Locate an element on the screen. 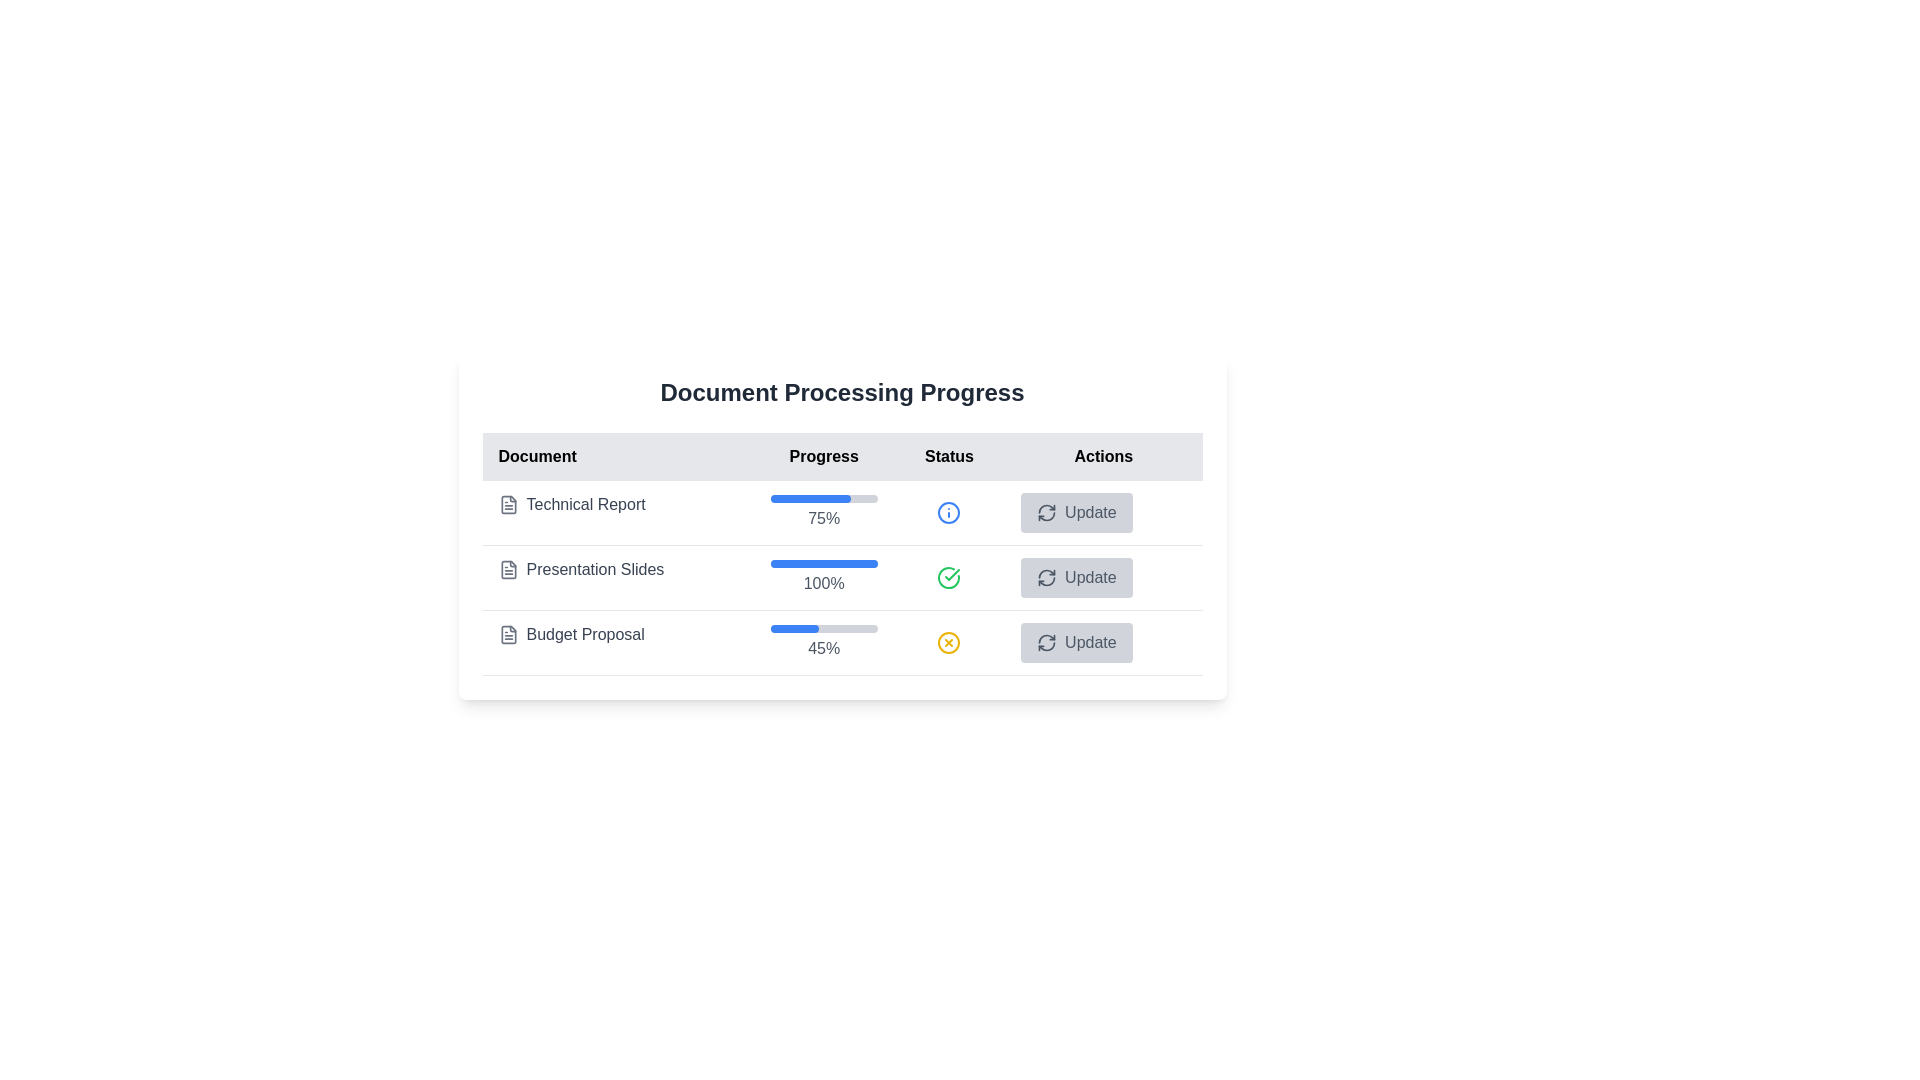 Image resolution: width=1920 pixels, height=1080 pixels. status indicators within the document tracking table, which is centrally located in a card with a white background and rounded corners is located at coordinates (842, 554).